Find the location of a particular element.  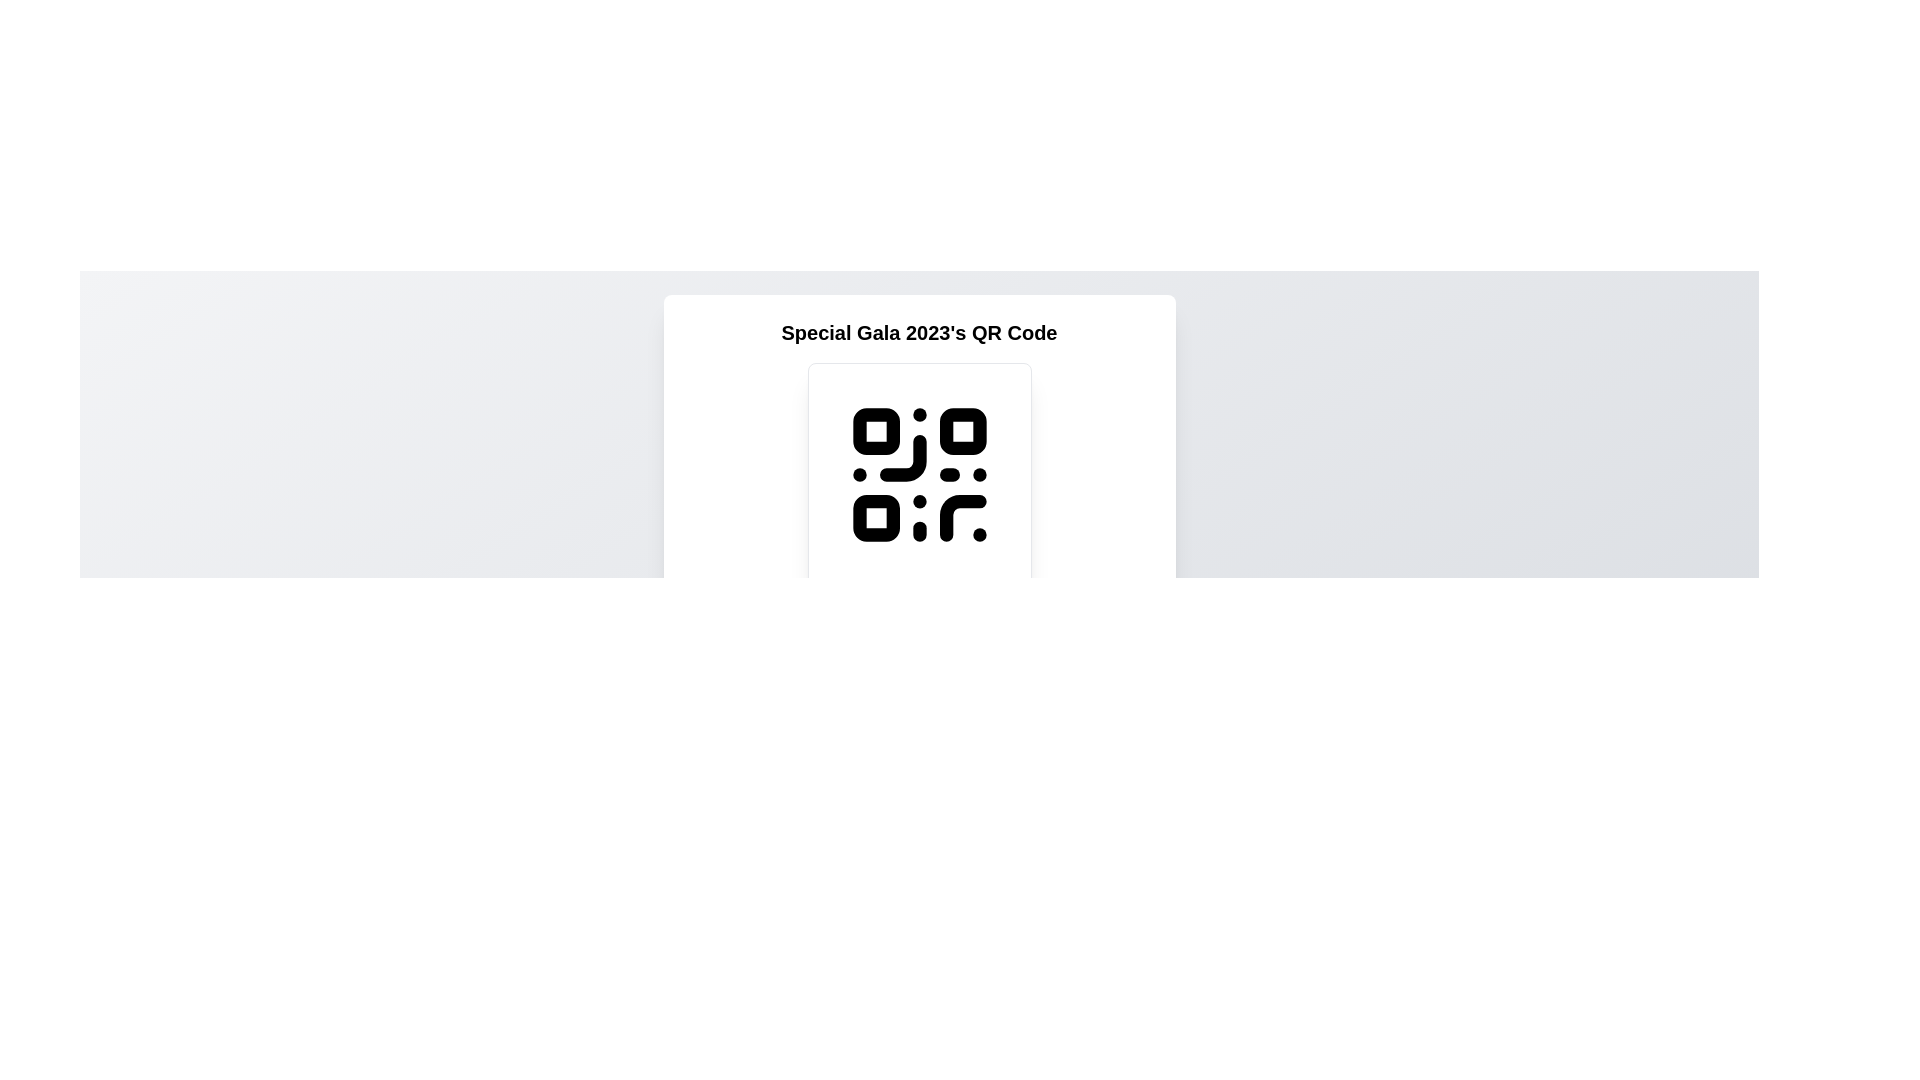

the curved line graphical element located in the bottom-right quadrant of the QR code, which contributes to its overall scannability is located at coordinates (962, 517).